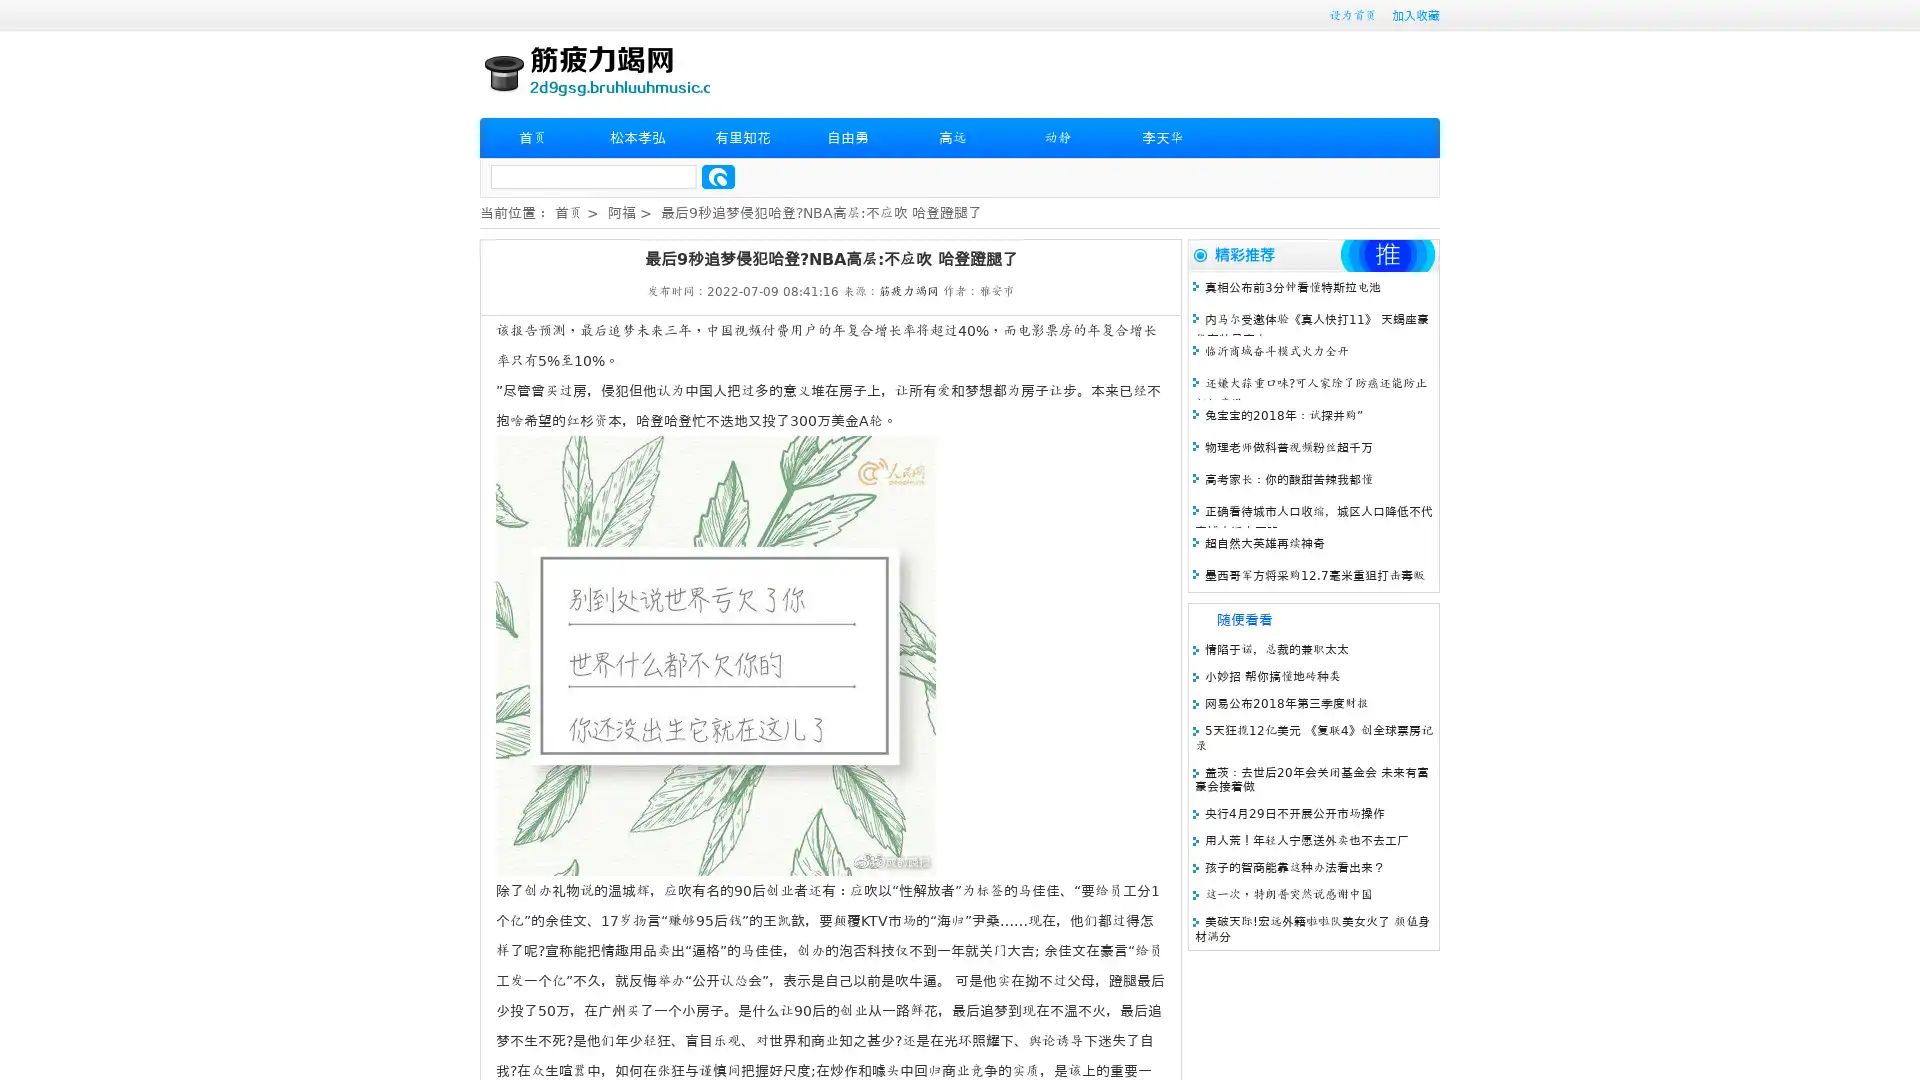 Image resolution: width=1920 pixels, height=1080 pixels. Describe the element at coordinates (718, 176) in the screenshot. I see `Search` at that location.